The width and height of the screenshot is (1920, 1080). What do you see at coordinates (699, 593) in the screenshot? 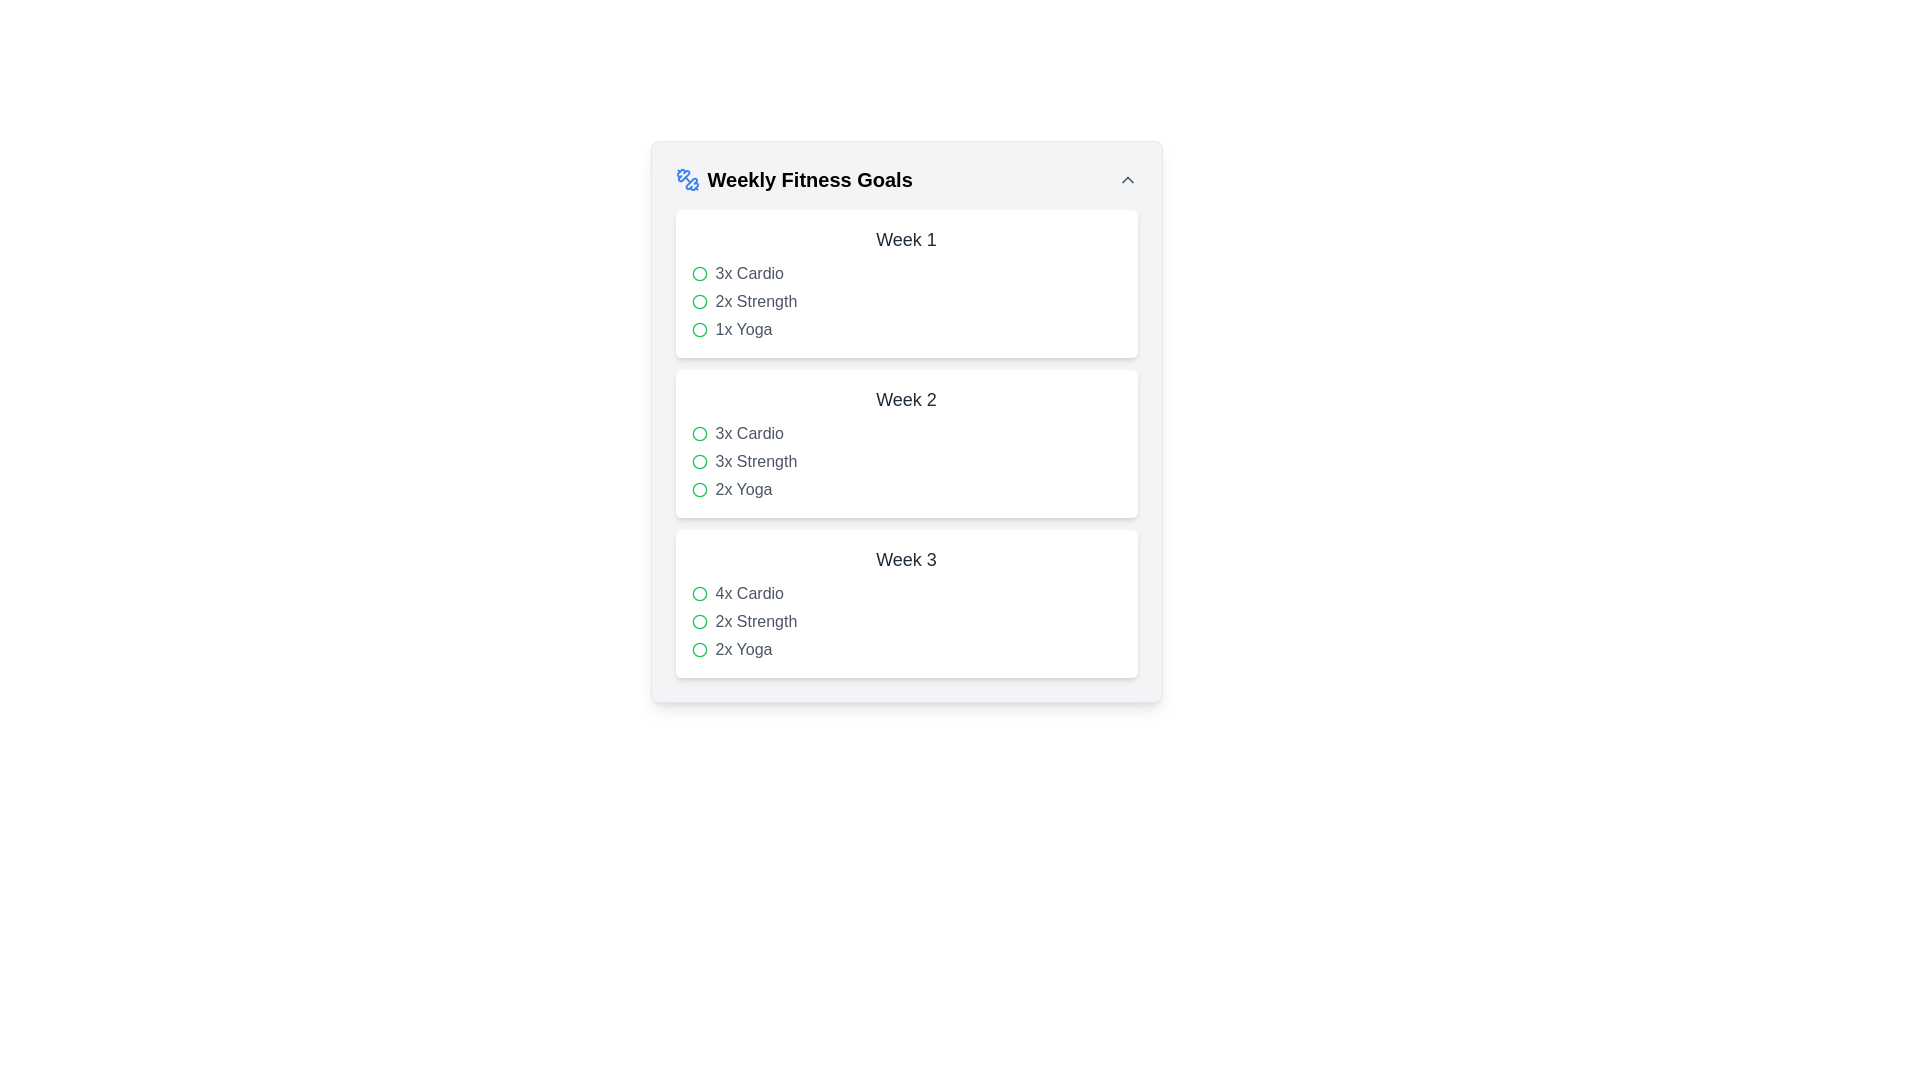
I see `the first status indicator icon under '4x Cardio' in the 'Week 3' section of the 'Weekly Fitness Goals' card` at bounding box center [699, 593].